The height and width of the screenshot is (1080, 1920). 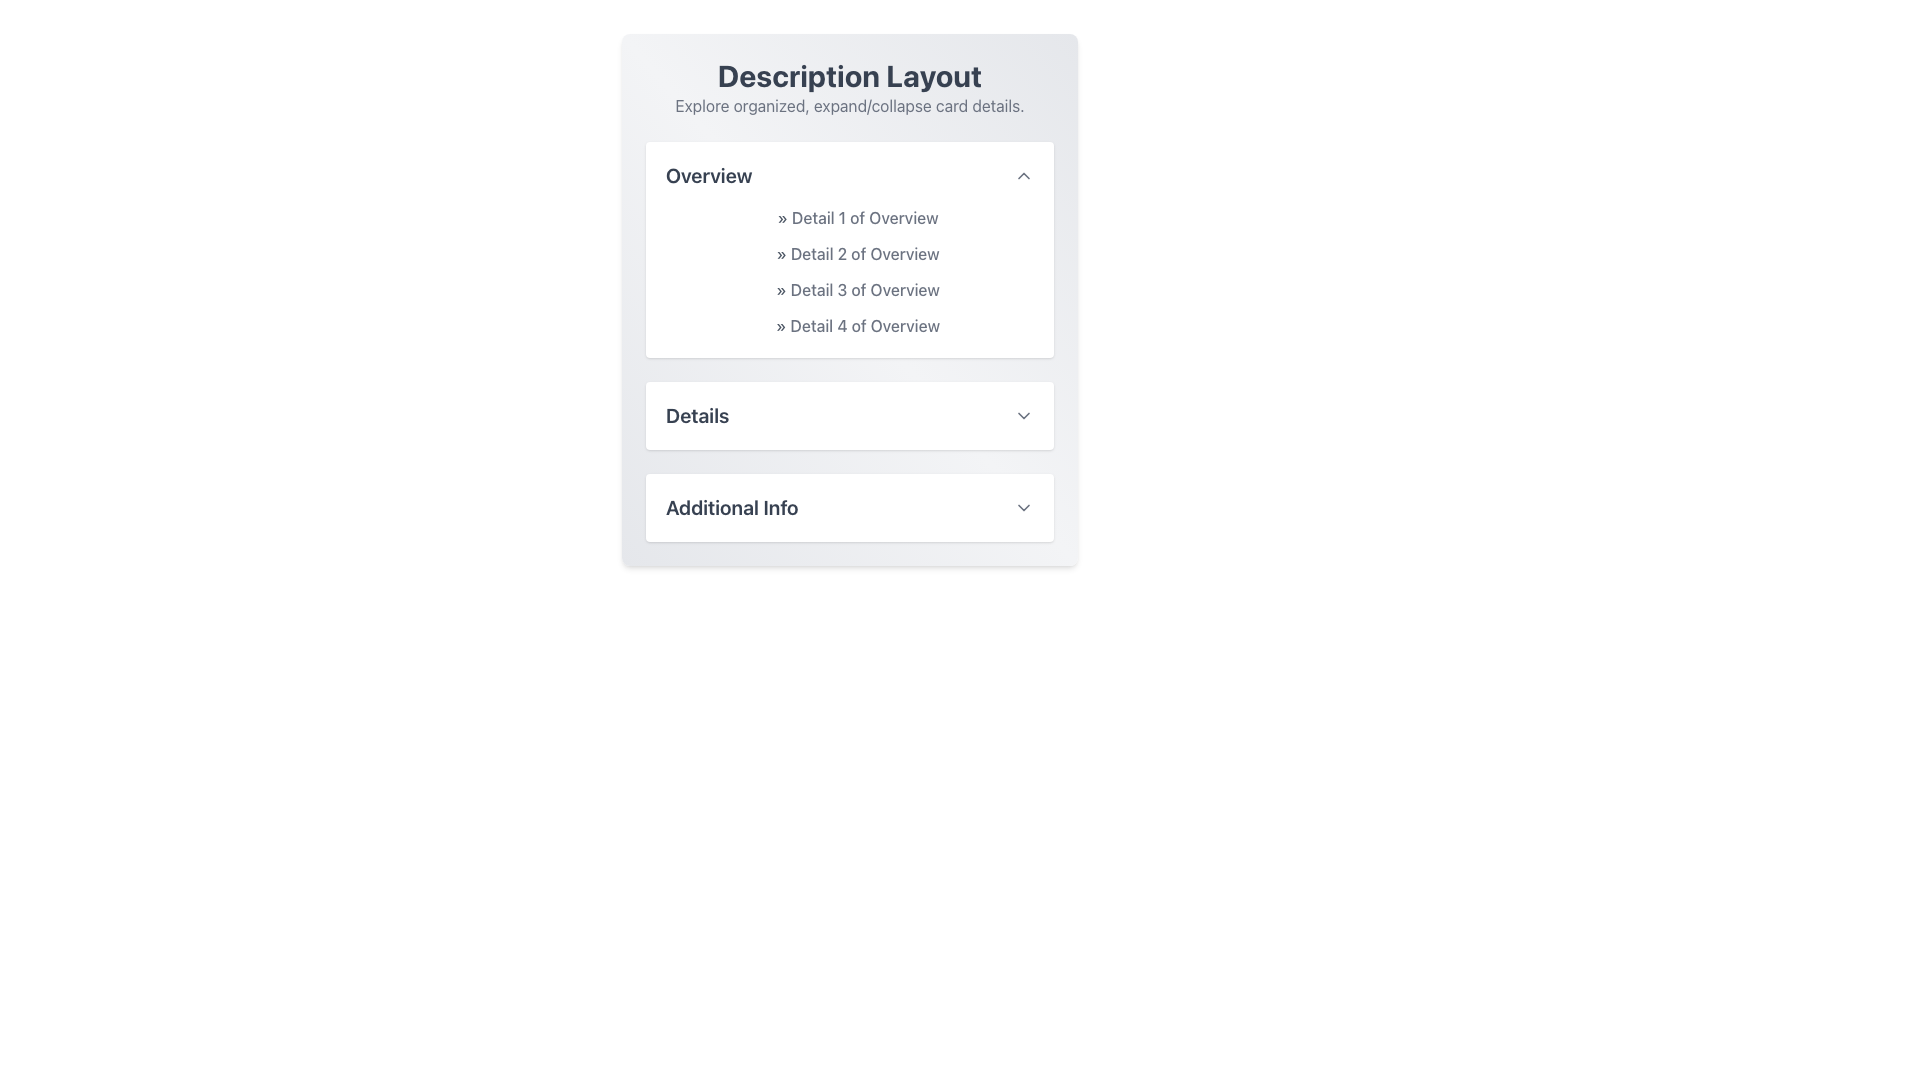 What do you see at coordinates (782, 289) in the screenshot?
I see `the right-facing chevron symbol ('»') located at the beginning of the text 'Detail 3 of Overview' in the 'Overview' expandable section to provide context for navigation` at bounding box center [782, 289].